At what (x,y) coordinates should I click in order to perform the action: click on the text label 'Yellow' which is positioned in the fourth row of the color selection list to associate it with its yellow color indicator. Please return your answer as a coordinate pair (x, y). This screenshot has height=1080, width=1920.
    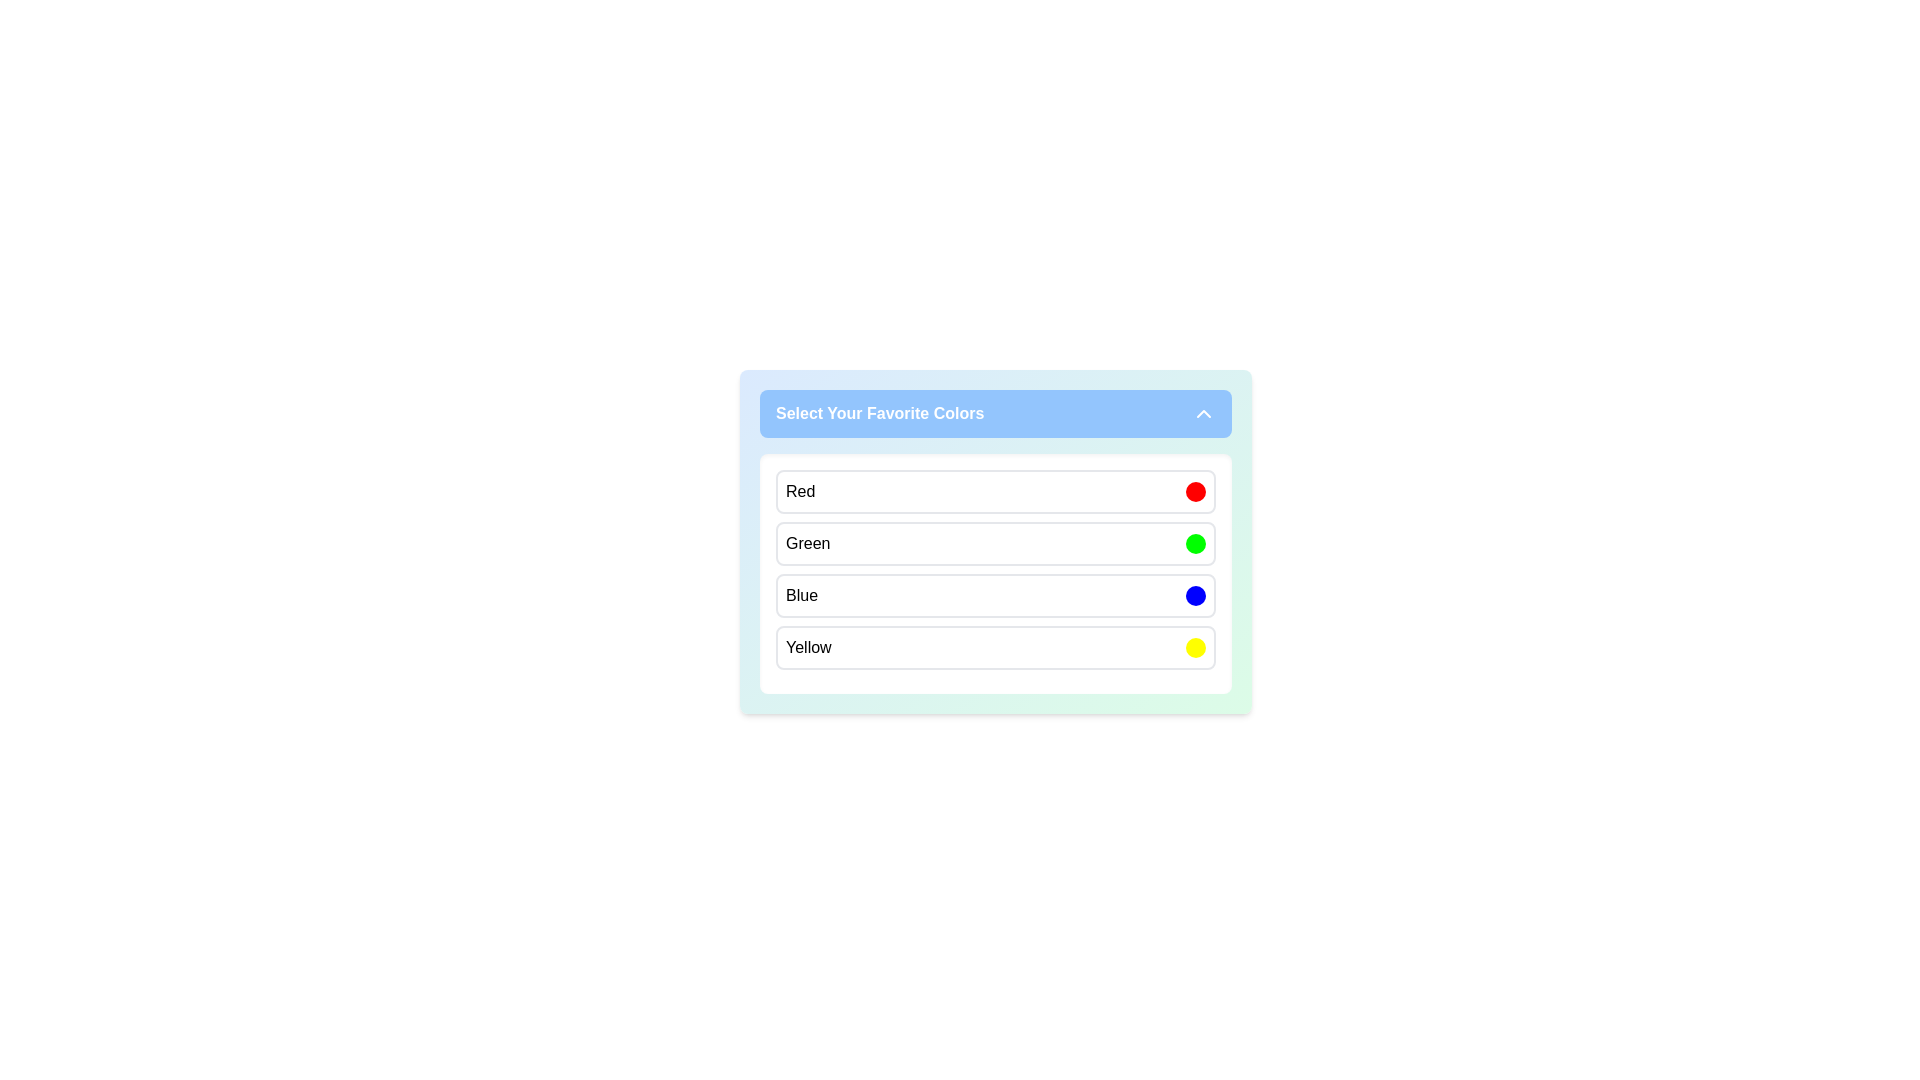
    Looking at the image, I should click on (808, 648).